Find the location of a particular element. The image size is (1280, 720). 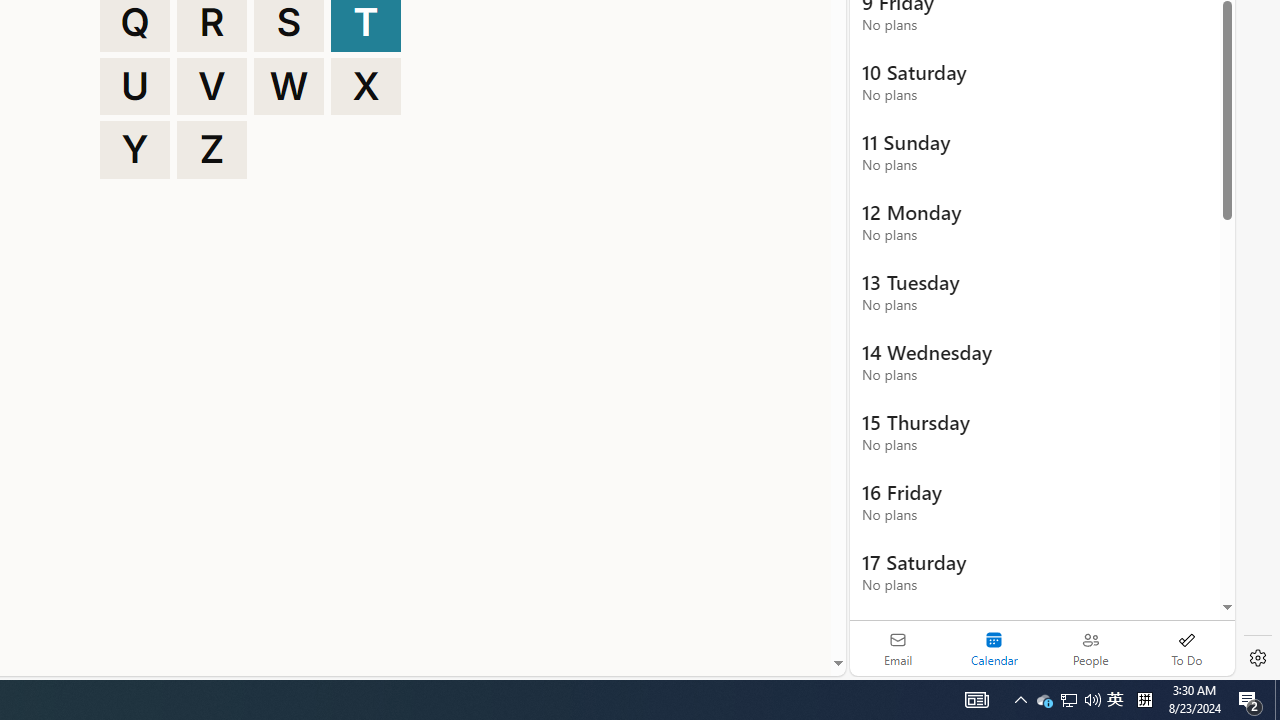

'W' is located at coordinates (288, 85).